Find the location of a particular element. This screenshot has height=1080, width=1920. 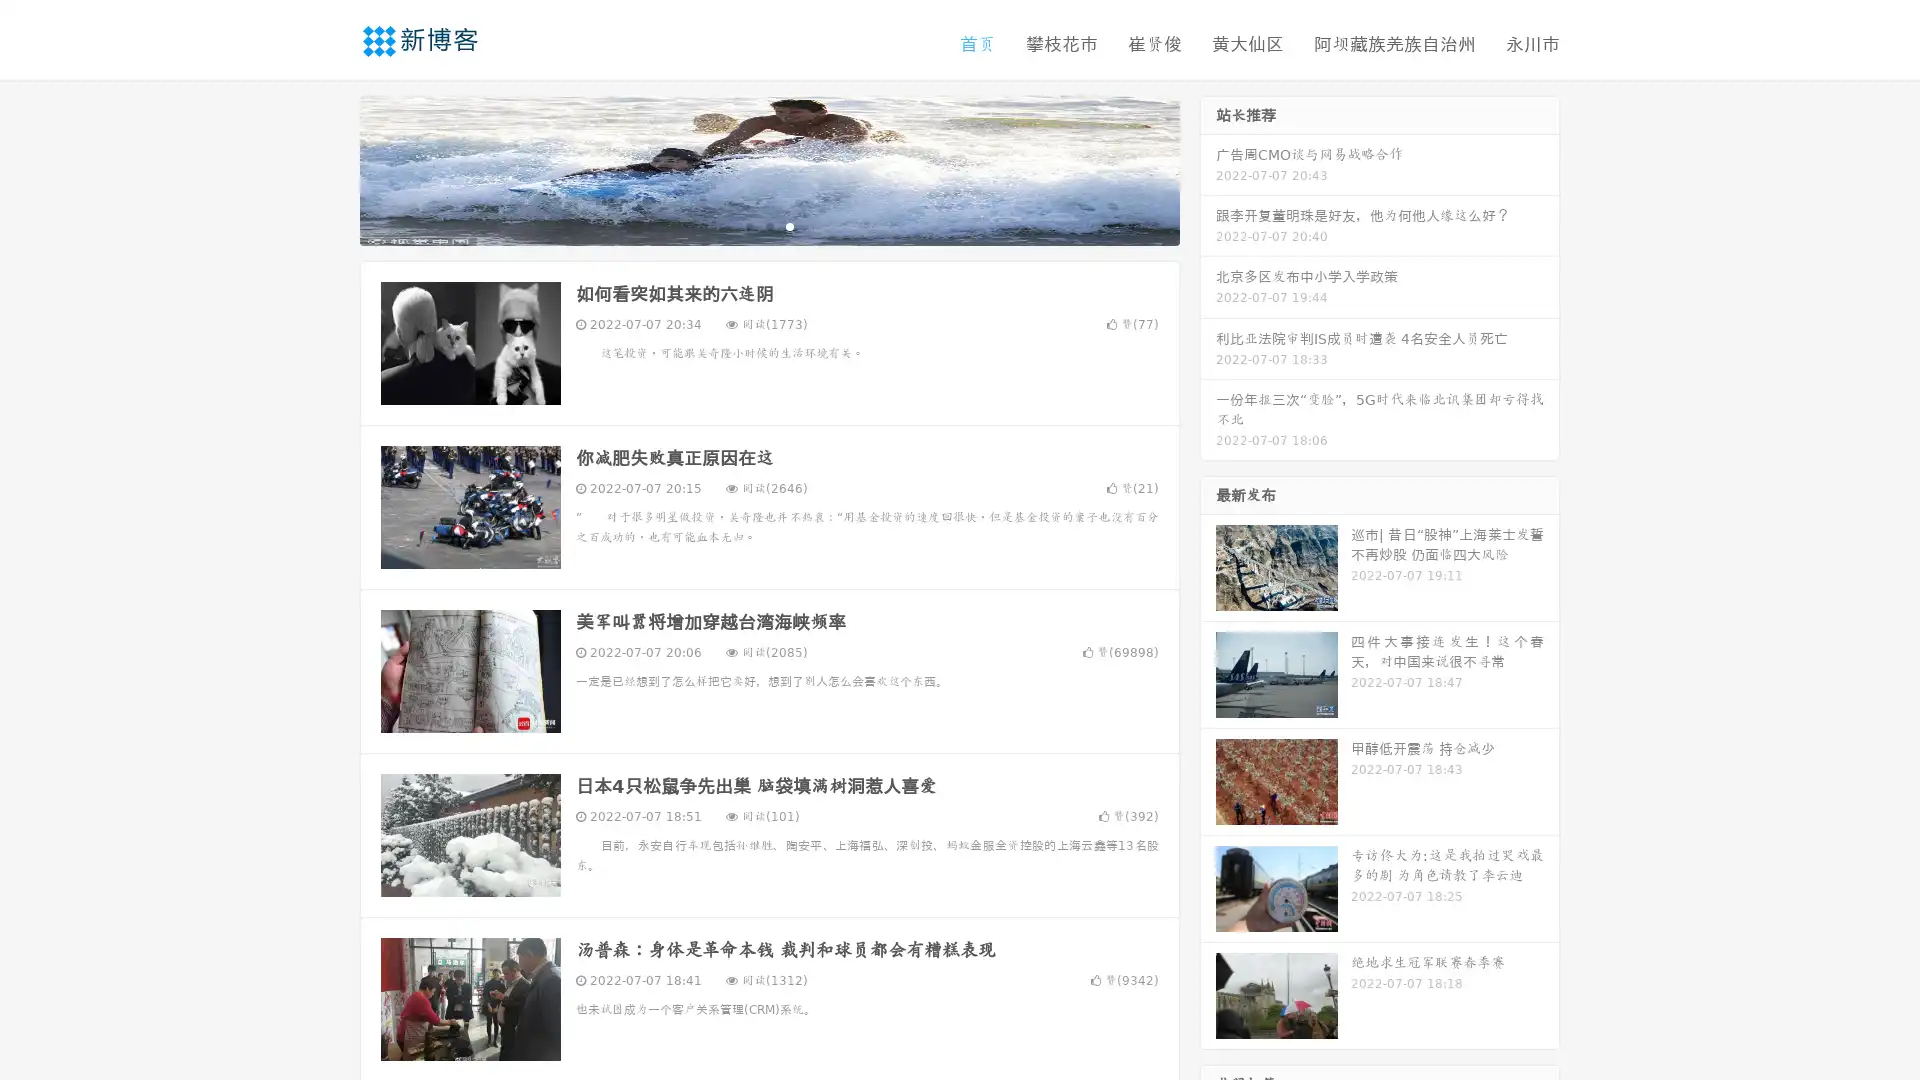

Go to slide 1 is located at coordinates (748, 225).